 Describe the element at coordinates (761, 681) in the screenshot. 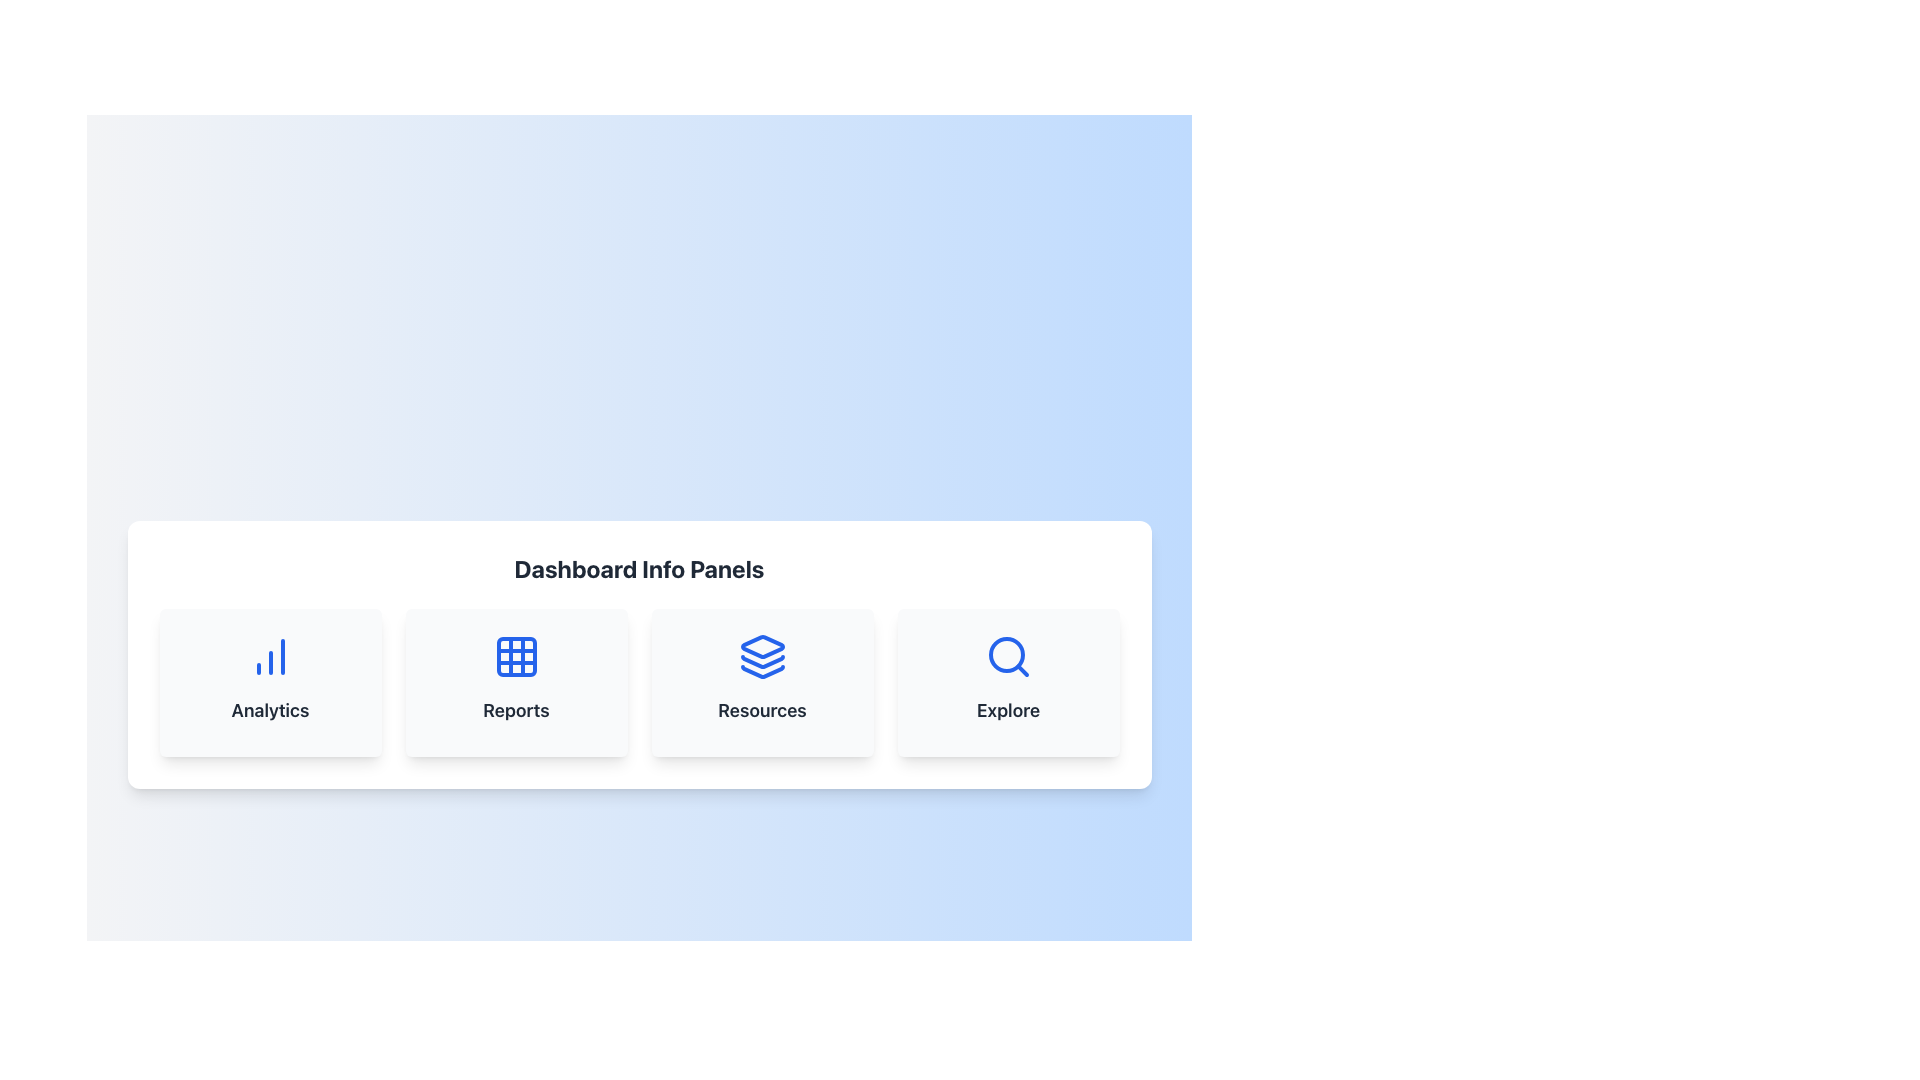

I see `the 'Resources' card, which is the third card in the horizontal grid of four cards in the 'Dashboard Info Panels' section` at that location.